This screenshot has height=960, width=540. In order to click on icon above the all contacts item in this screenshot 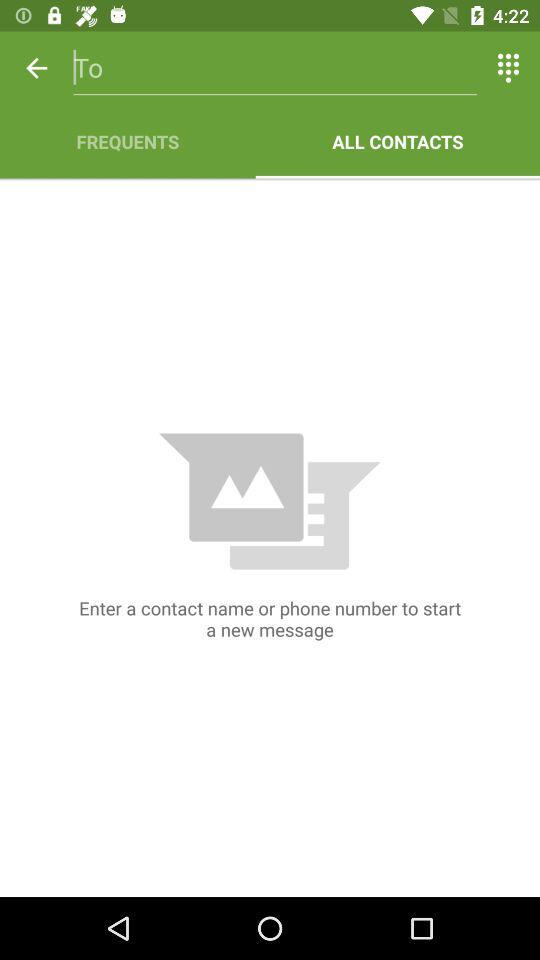, I will do `click(508, 68)`.